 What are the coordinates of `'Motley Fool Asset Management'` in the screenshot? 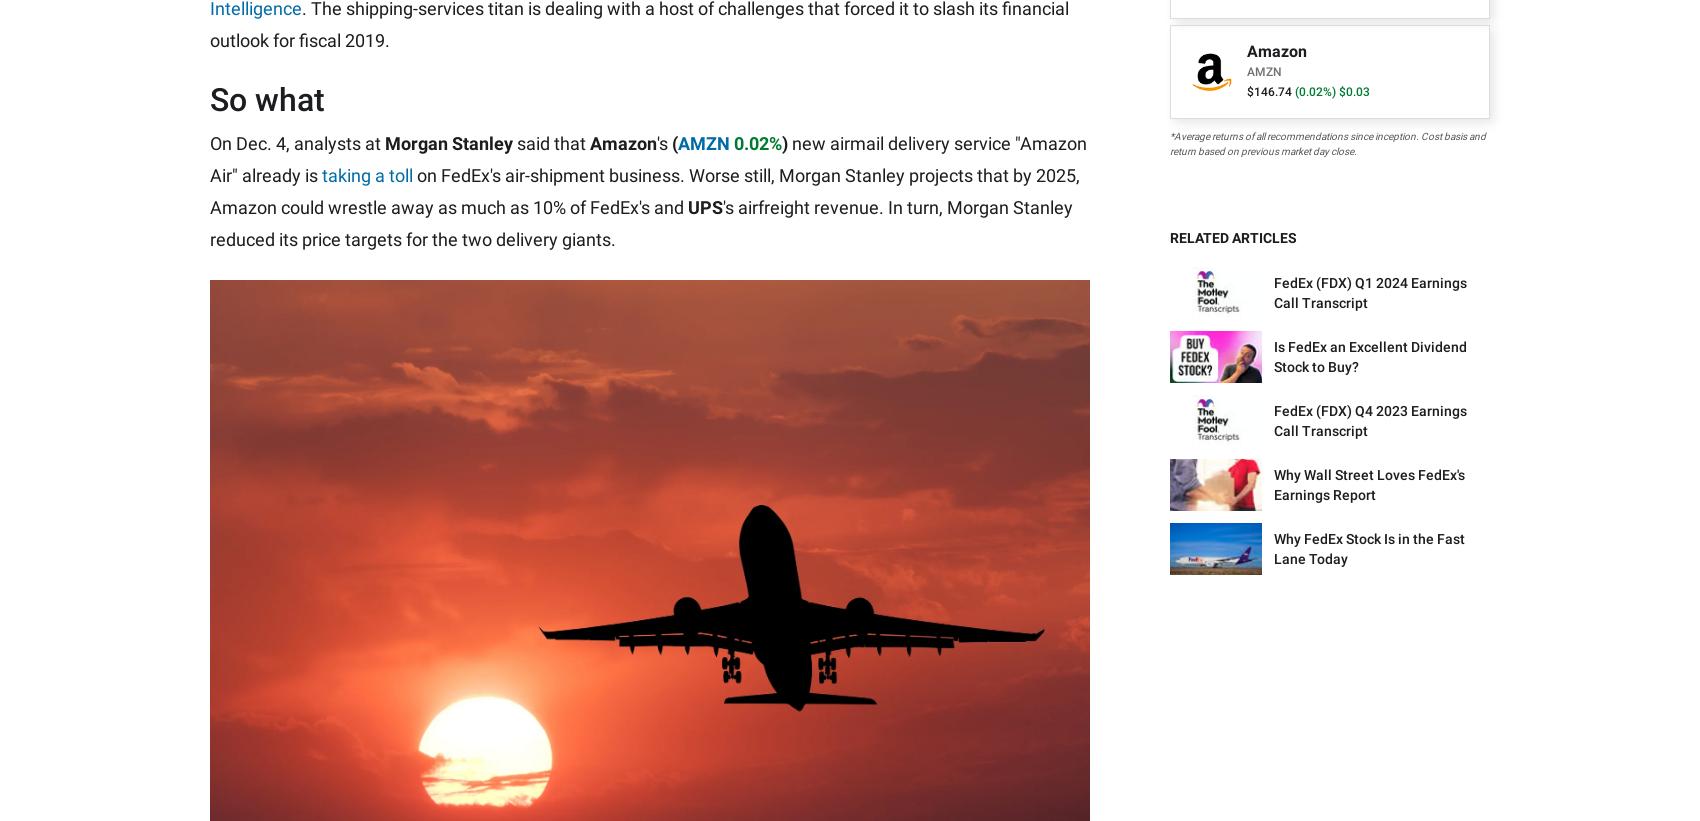 It's located at (1366, 276).